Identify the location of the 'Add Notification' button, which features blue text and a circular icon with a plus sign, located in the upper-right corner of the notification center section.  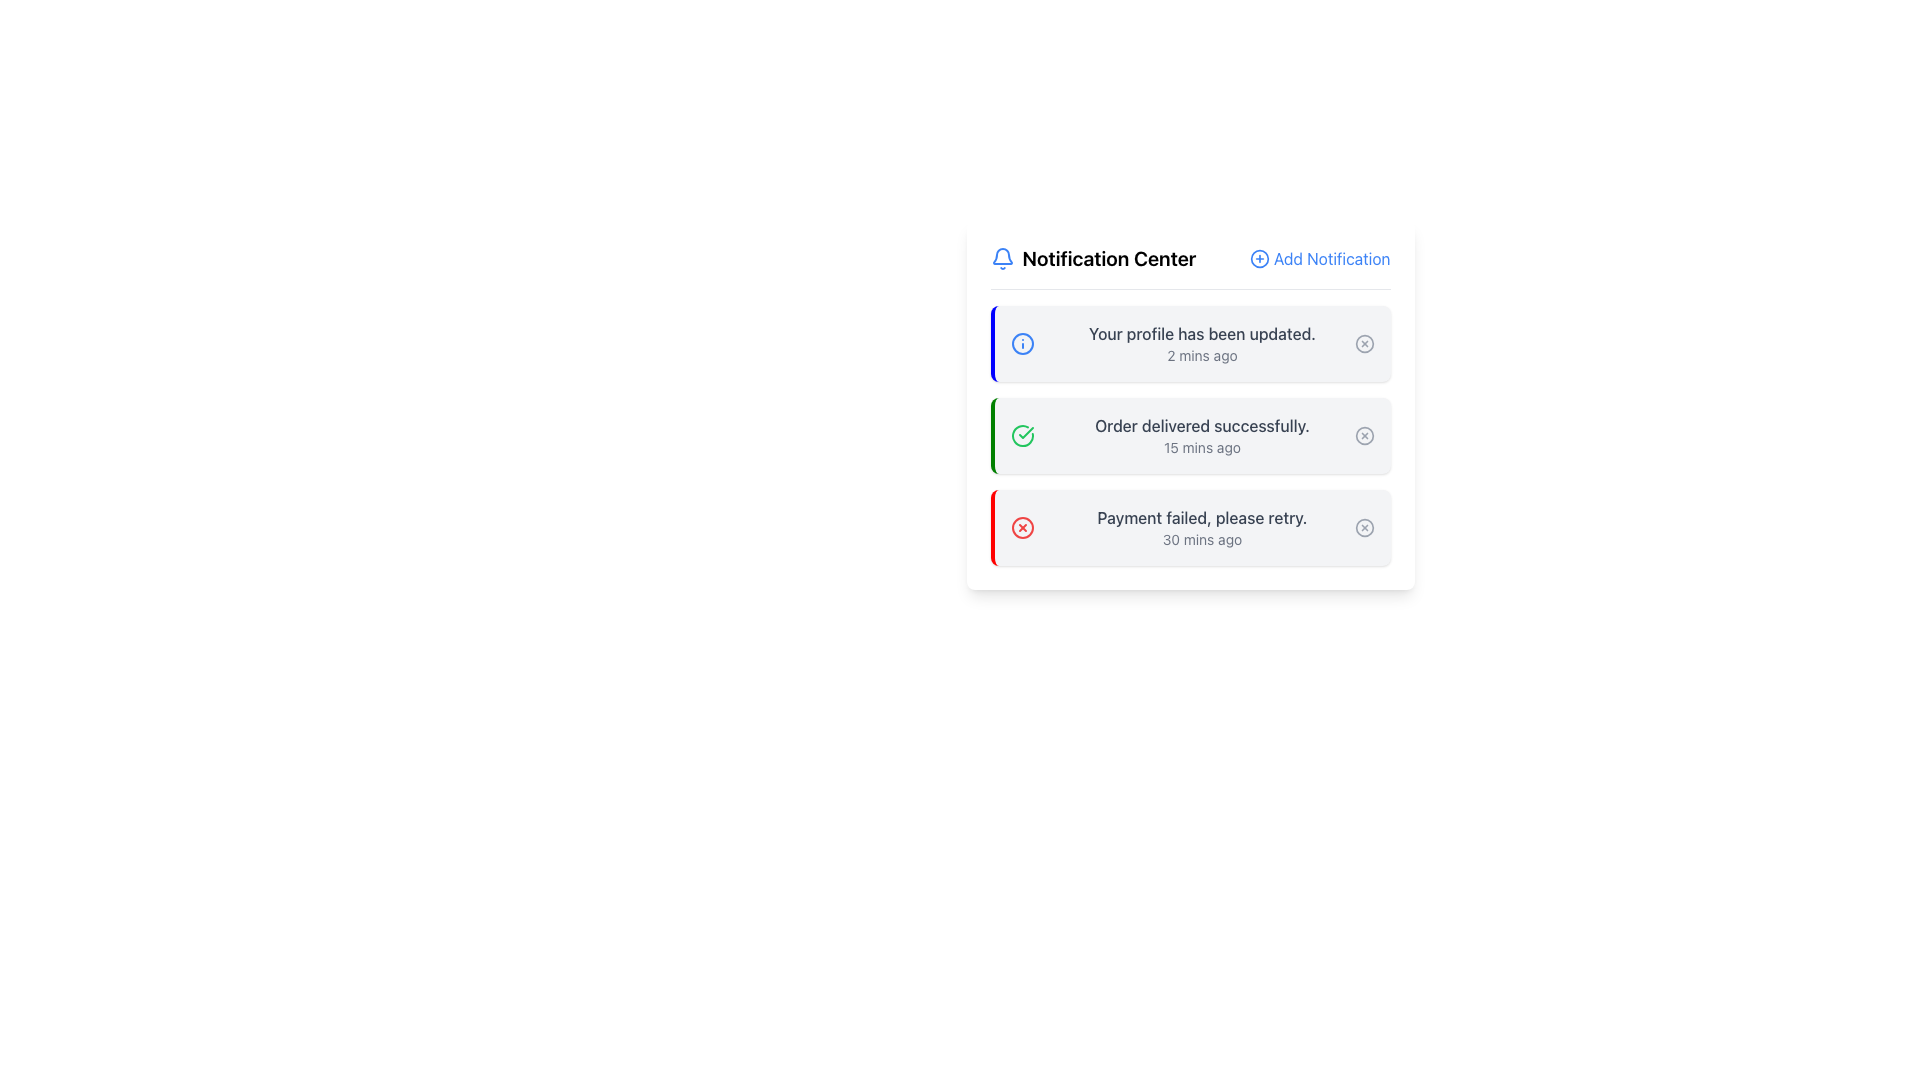
(1320, 257).